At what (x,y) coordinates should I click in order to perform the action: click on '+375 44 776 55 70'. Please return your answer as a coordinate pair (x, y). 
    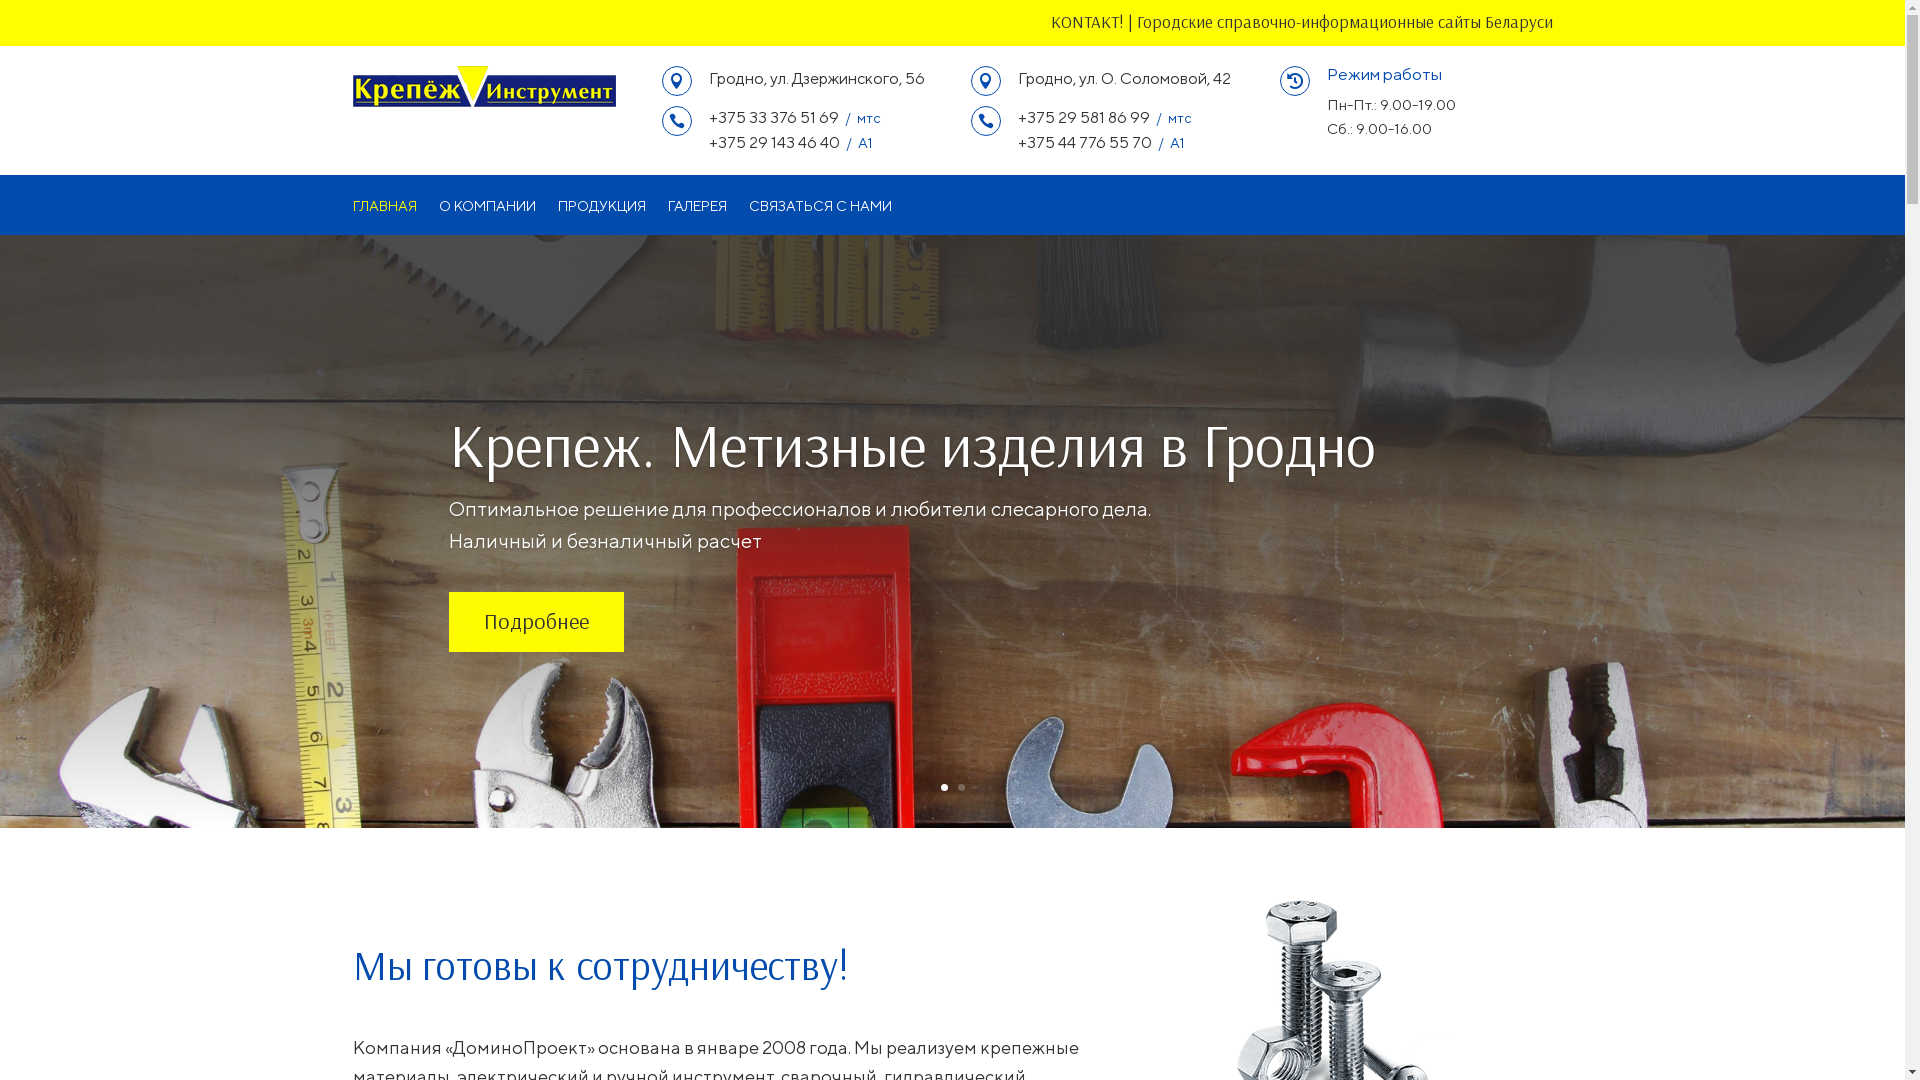
    Looking at the image, I should click on (1083, 141).